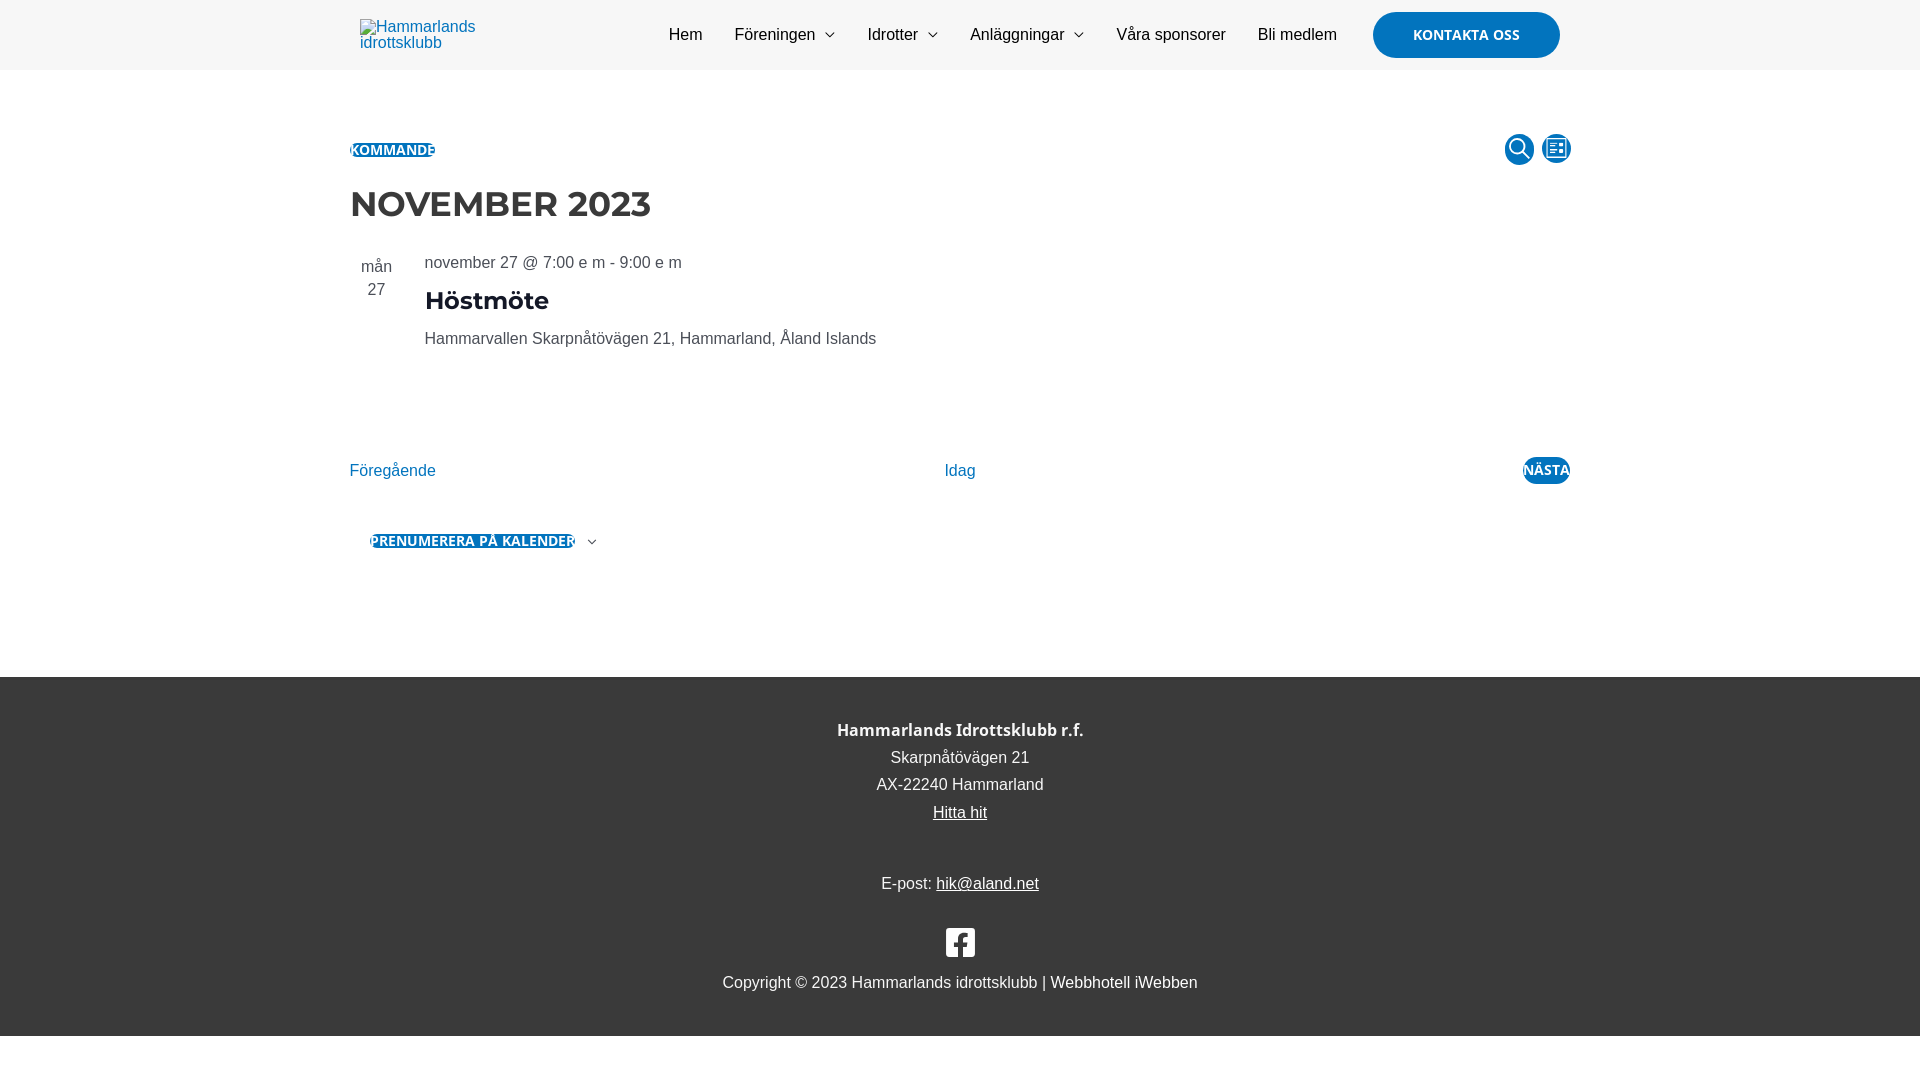  What do you see at coordinates (1555, 147) in the screenshot?
I see `'LISTA'` at bounding box center [1555, 147].